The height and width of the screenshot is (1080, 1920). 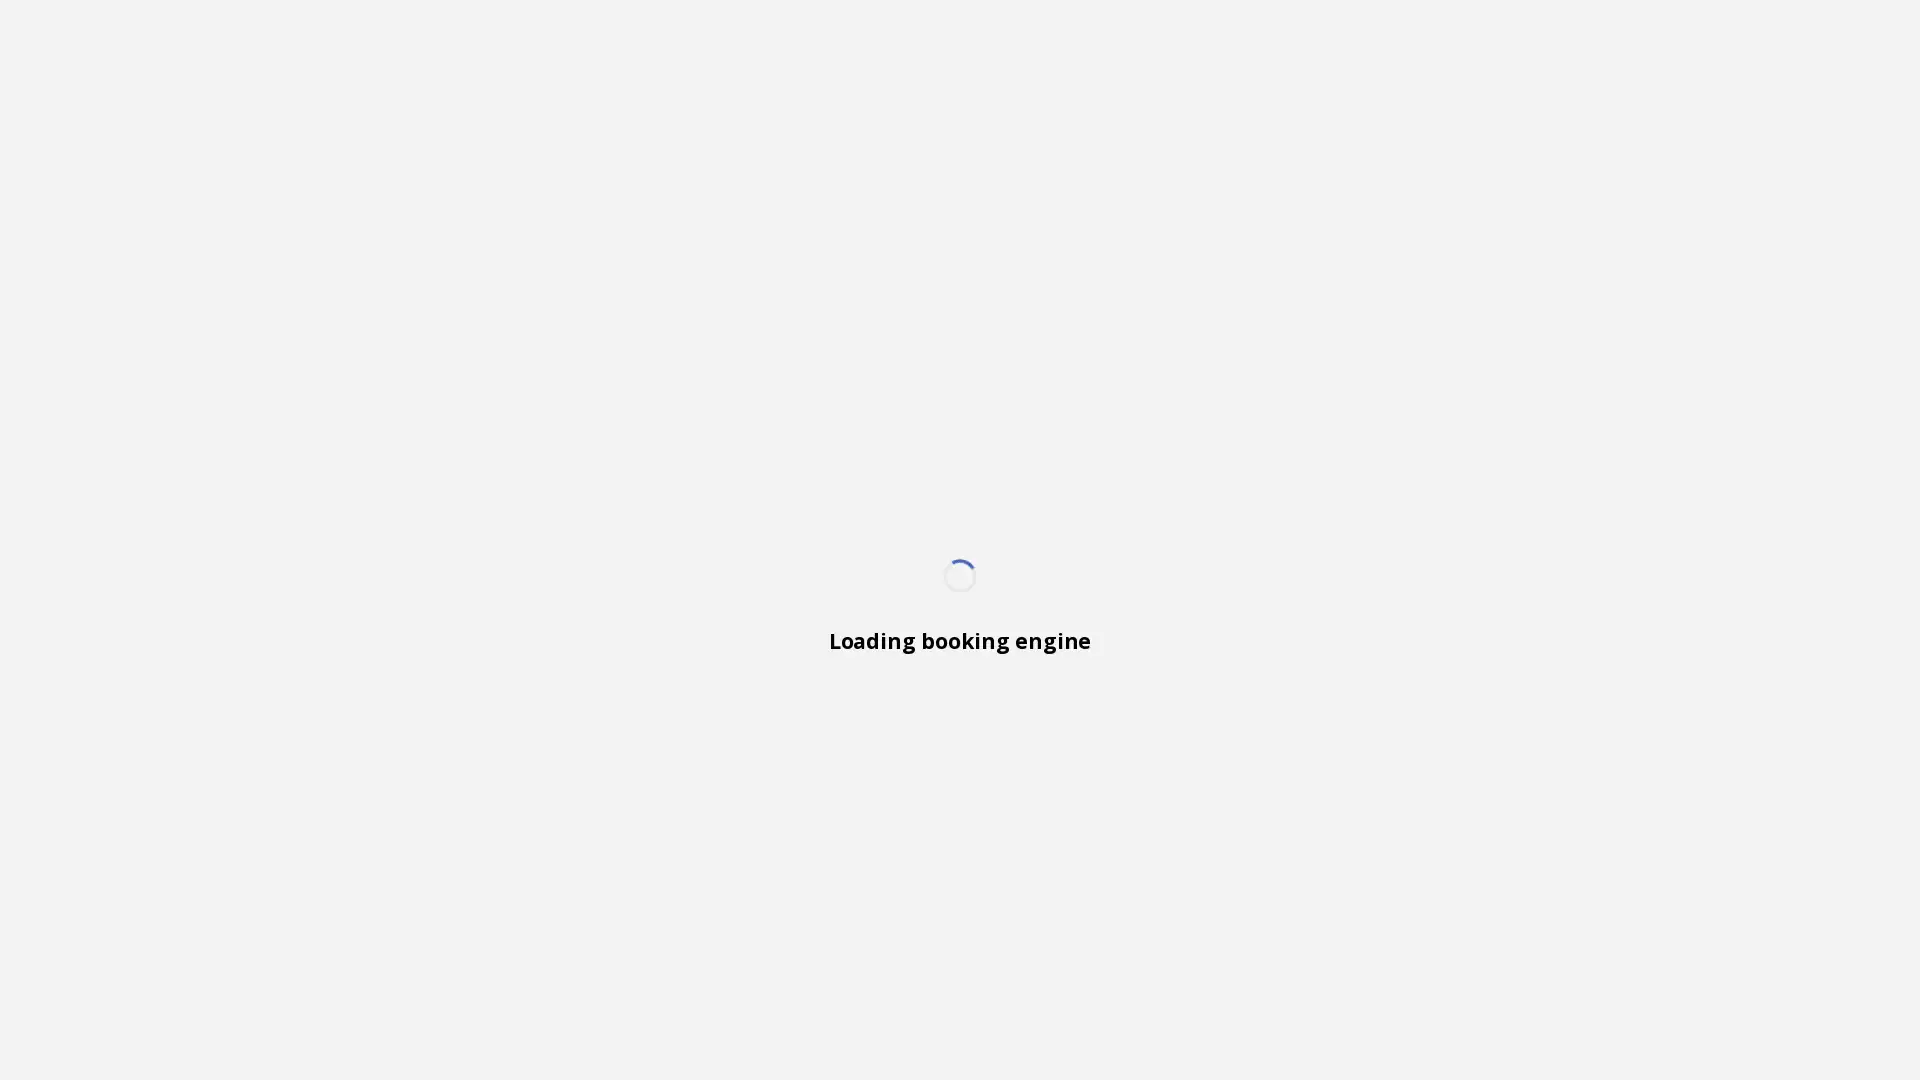 What do you see at coordinates (1627, 1017) in the screenshot?
I see `Accept all` at bounding box center [1627, 1017].